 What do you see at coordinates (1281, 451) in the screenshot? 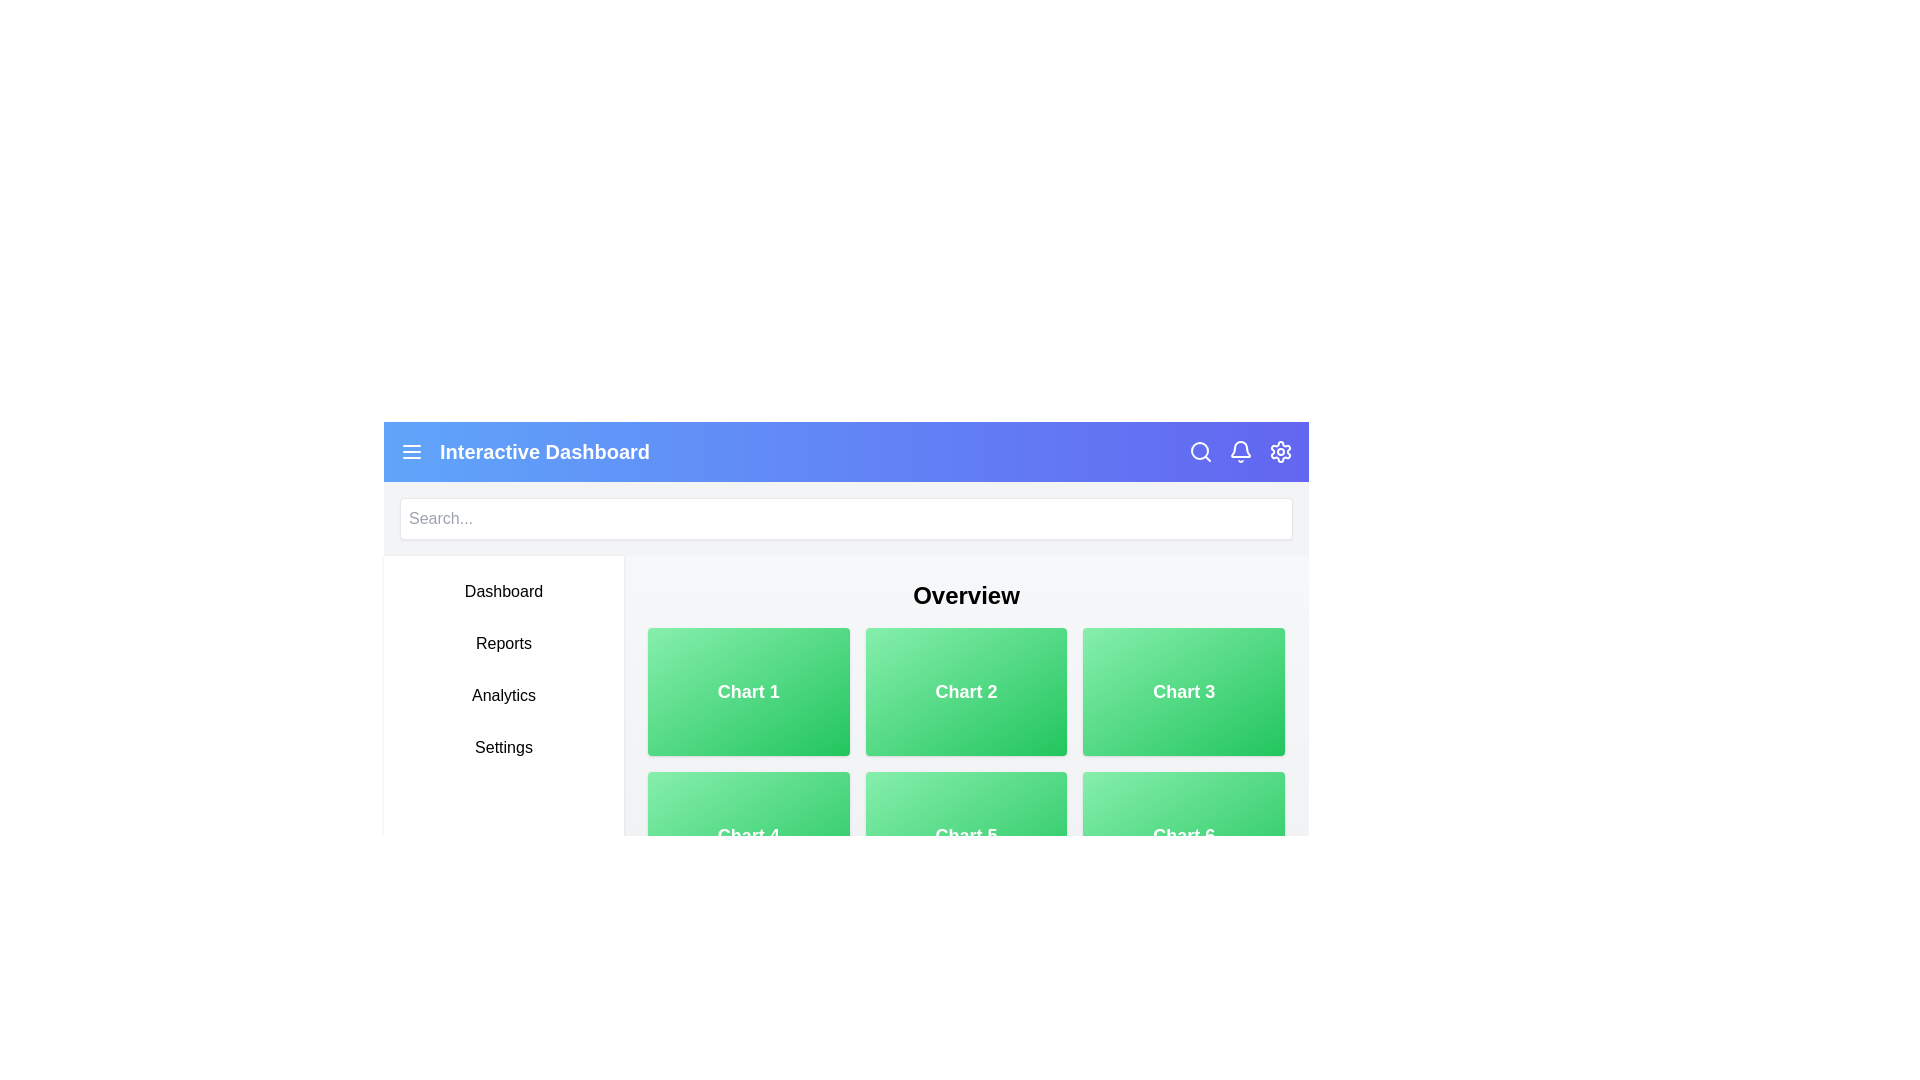
I see `the settings icon to open the settings menu` at bounding box center [1281, 451].